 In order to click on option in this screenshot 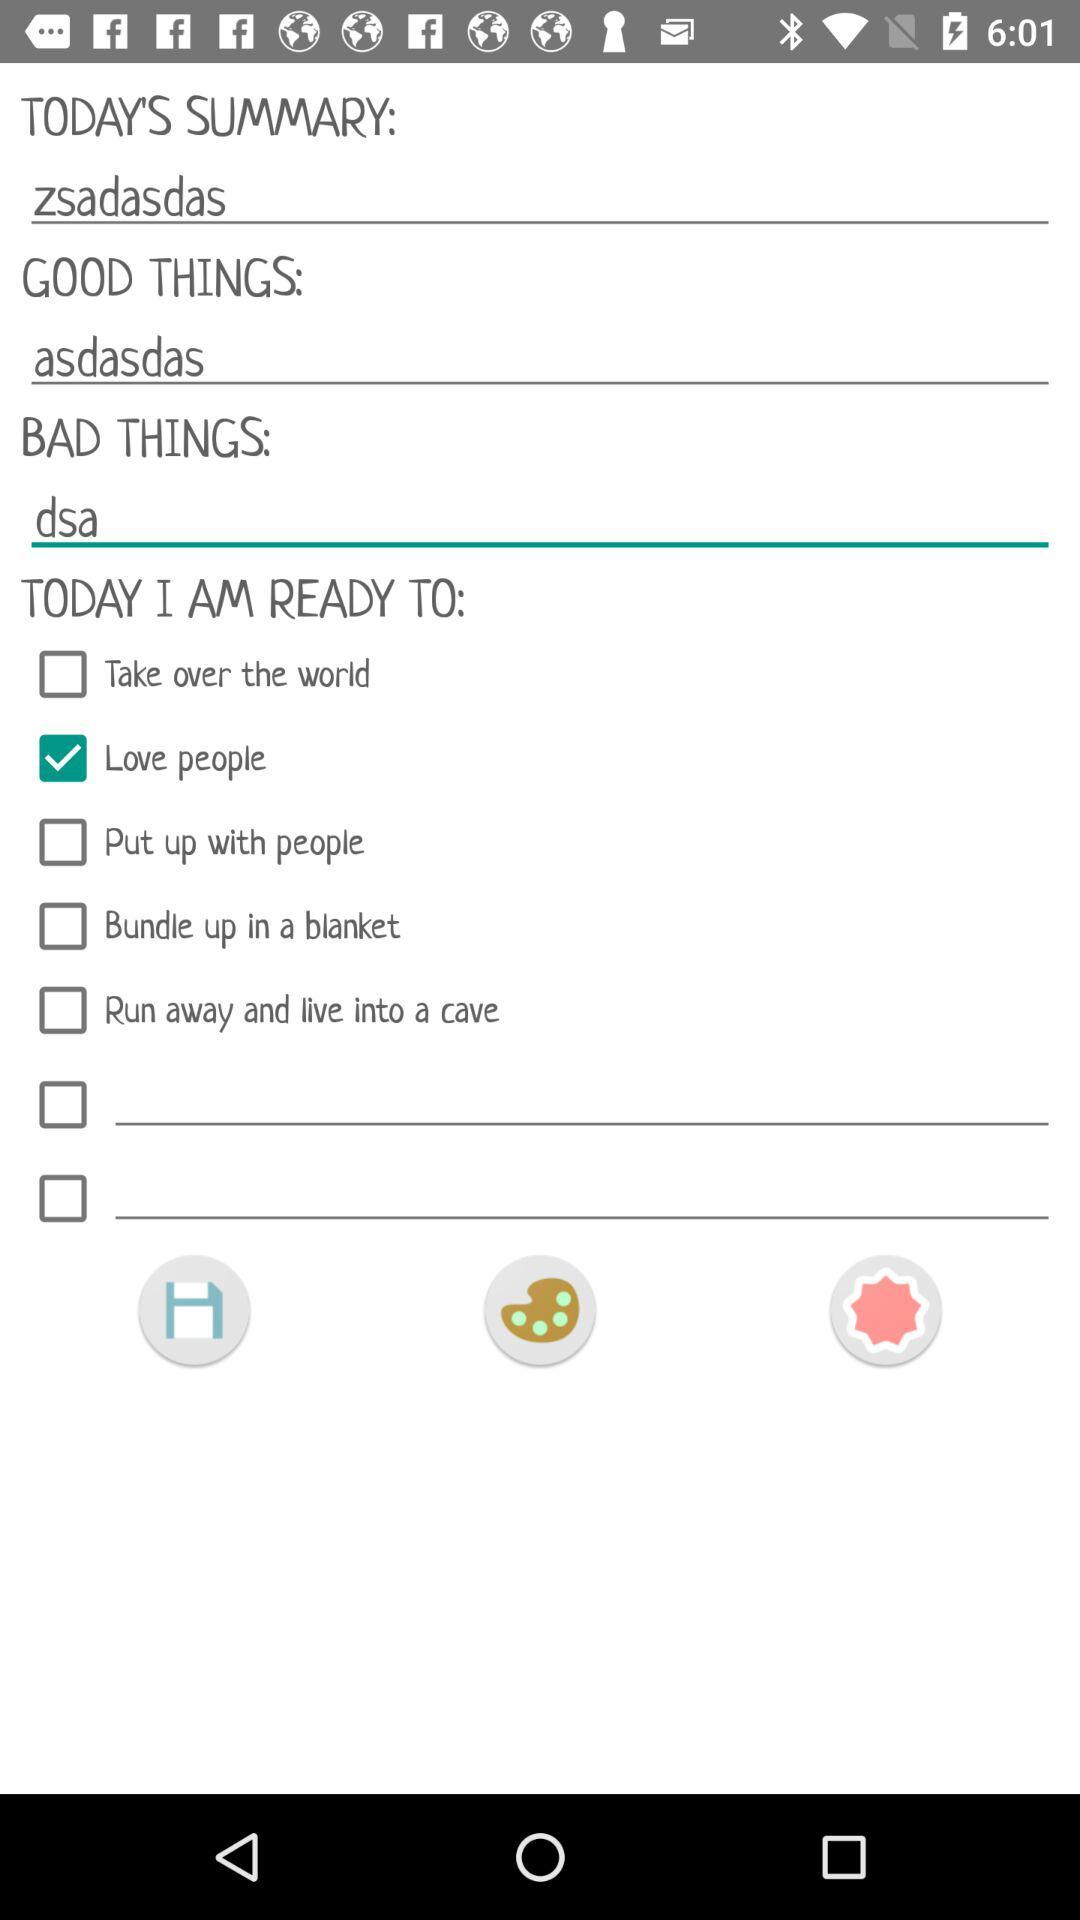, I will do `click(582, 1098)`.